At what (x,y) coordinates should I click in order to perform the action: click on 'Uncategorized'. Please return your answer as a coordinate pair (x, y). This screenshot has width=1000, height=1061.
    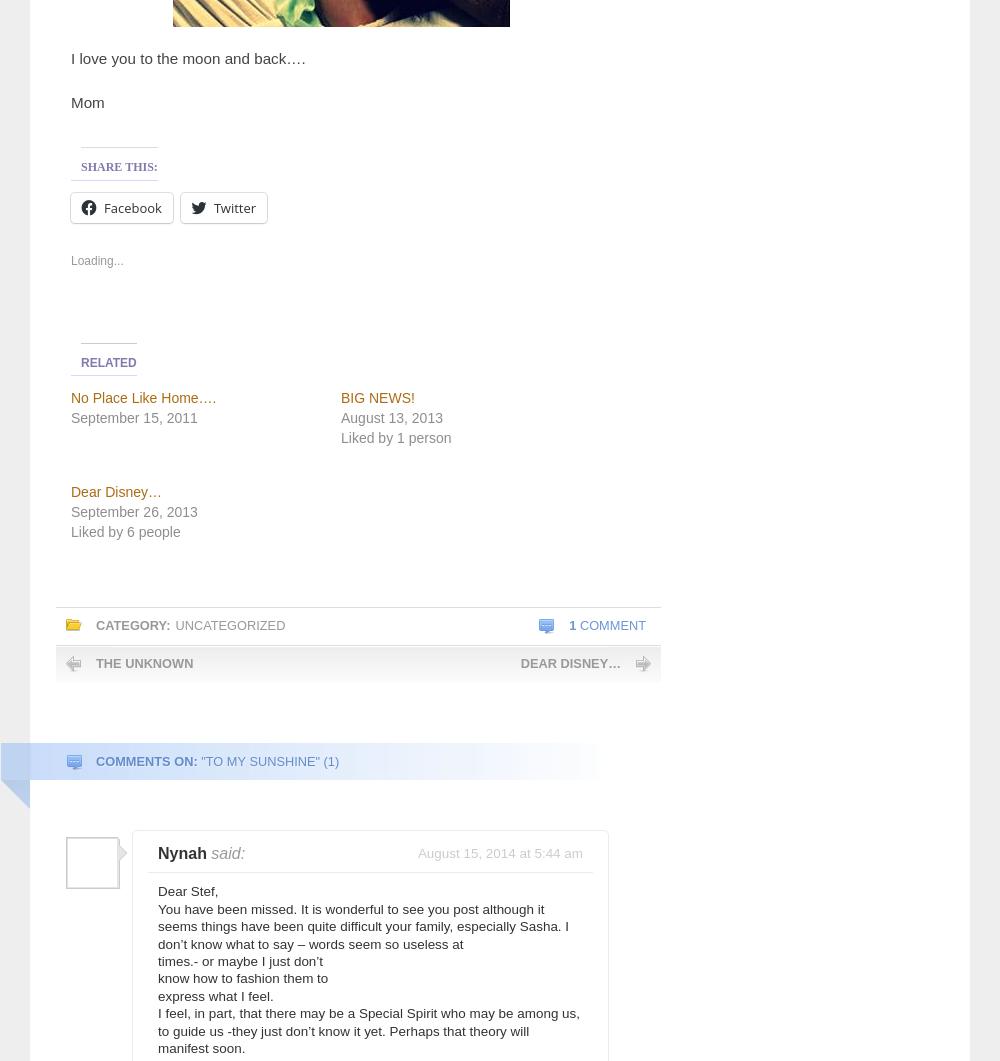
    Looking at the image, I should click on (175, 624).